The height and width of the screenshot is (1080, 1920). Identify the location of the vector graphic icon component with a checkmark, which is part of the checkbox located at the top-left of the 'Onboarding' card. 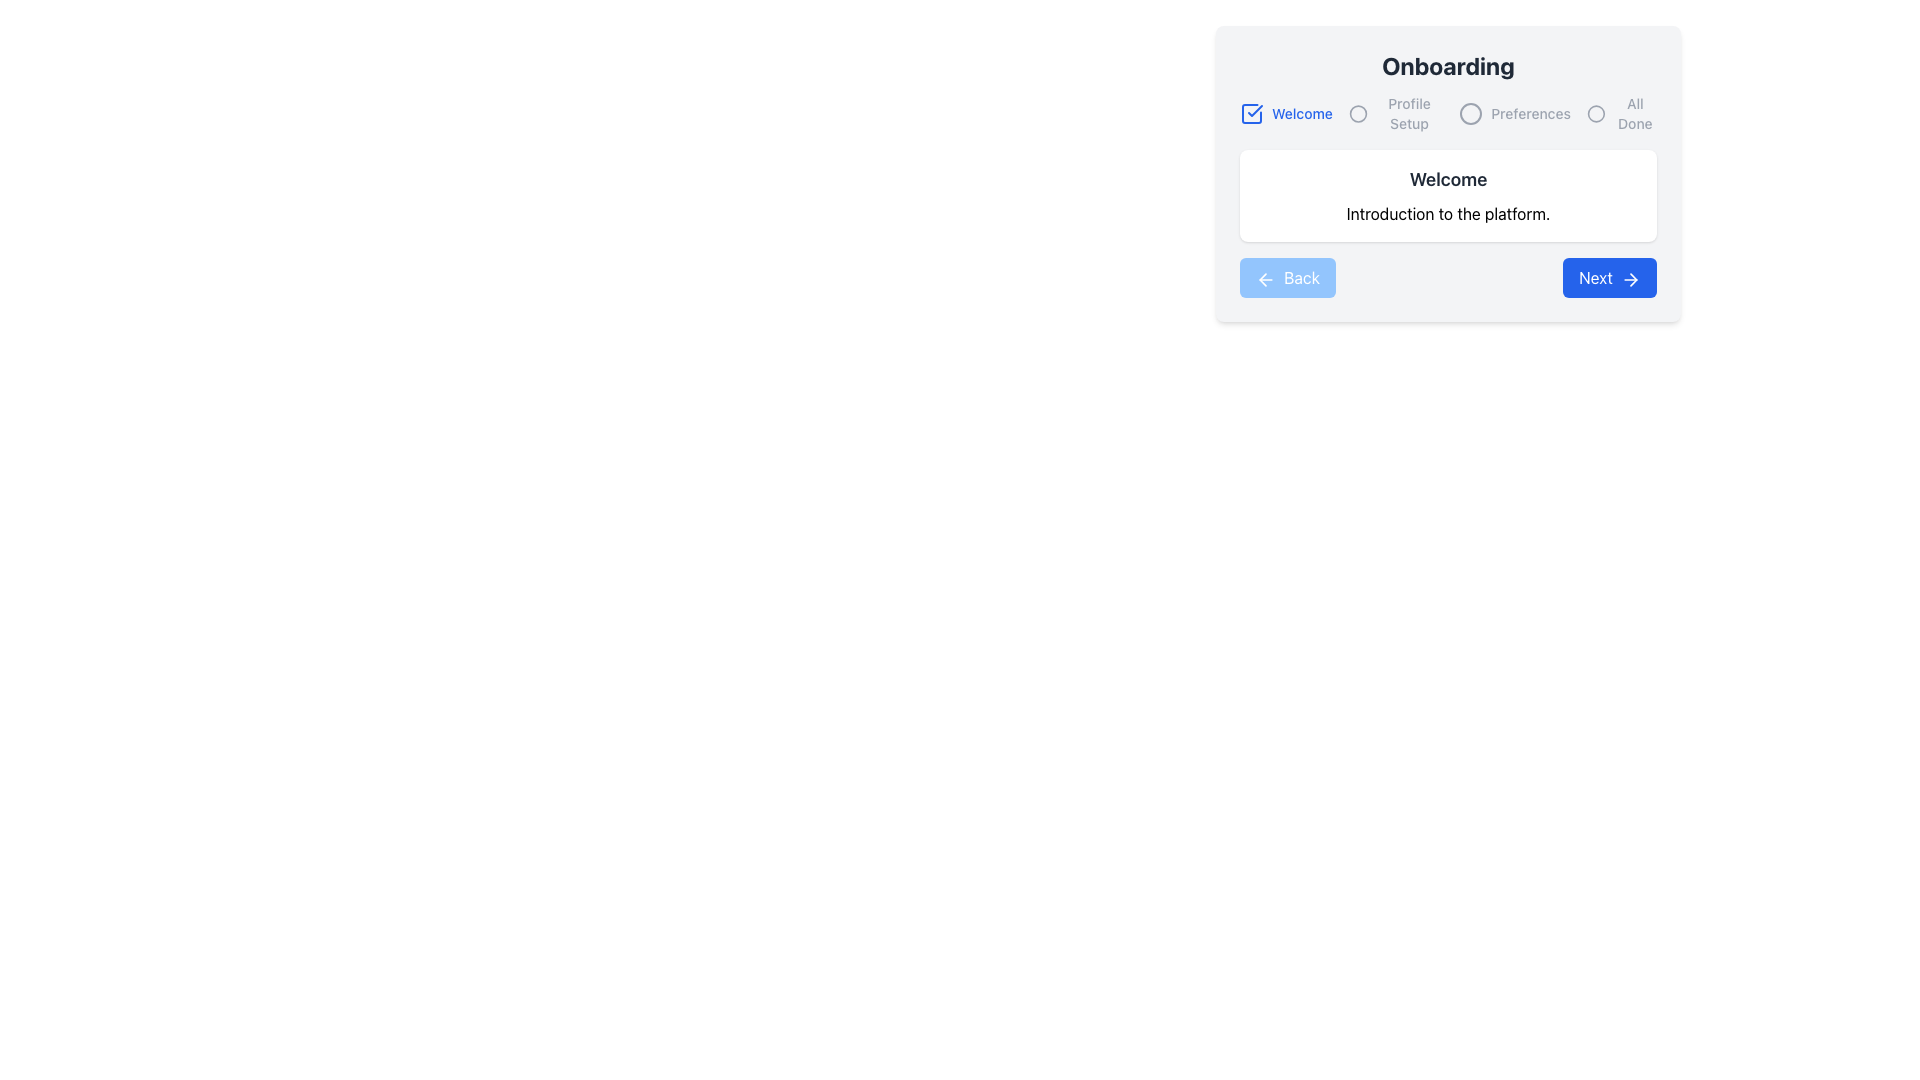
(1251, 114).